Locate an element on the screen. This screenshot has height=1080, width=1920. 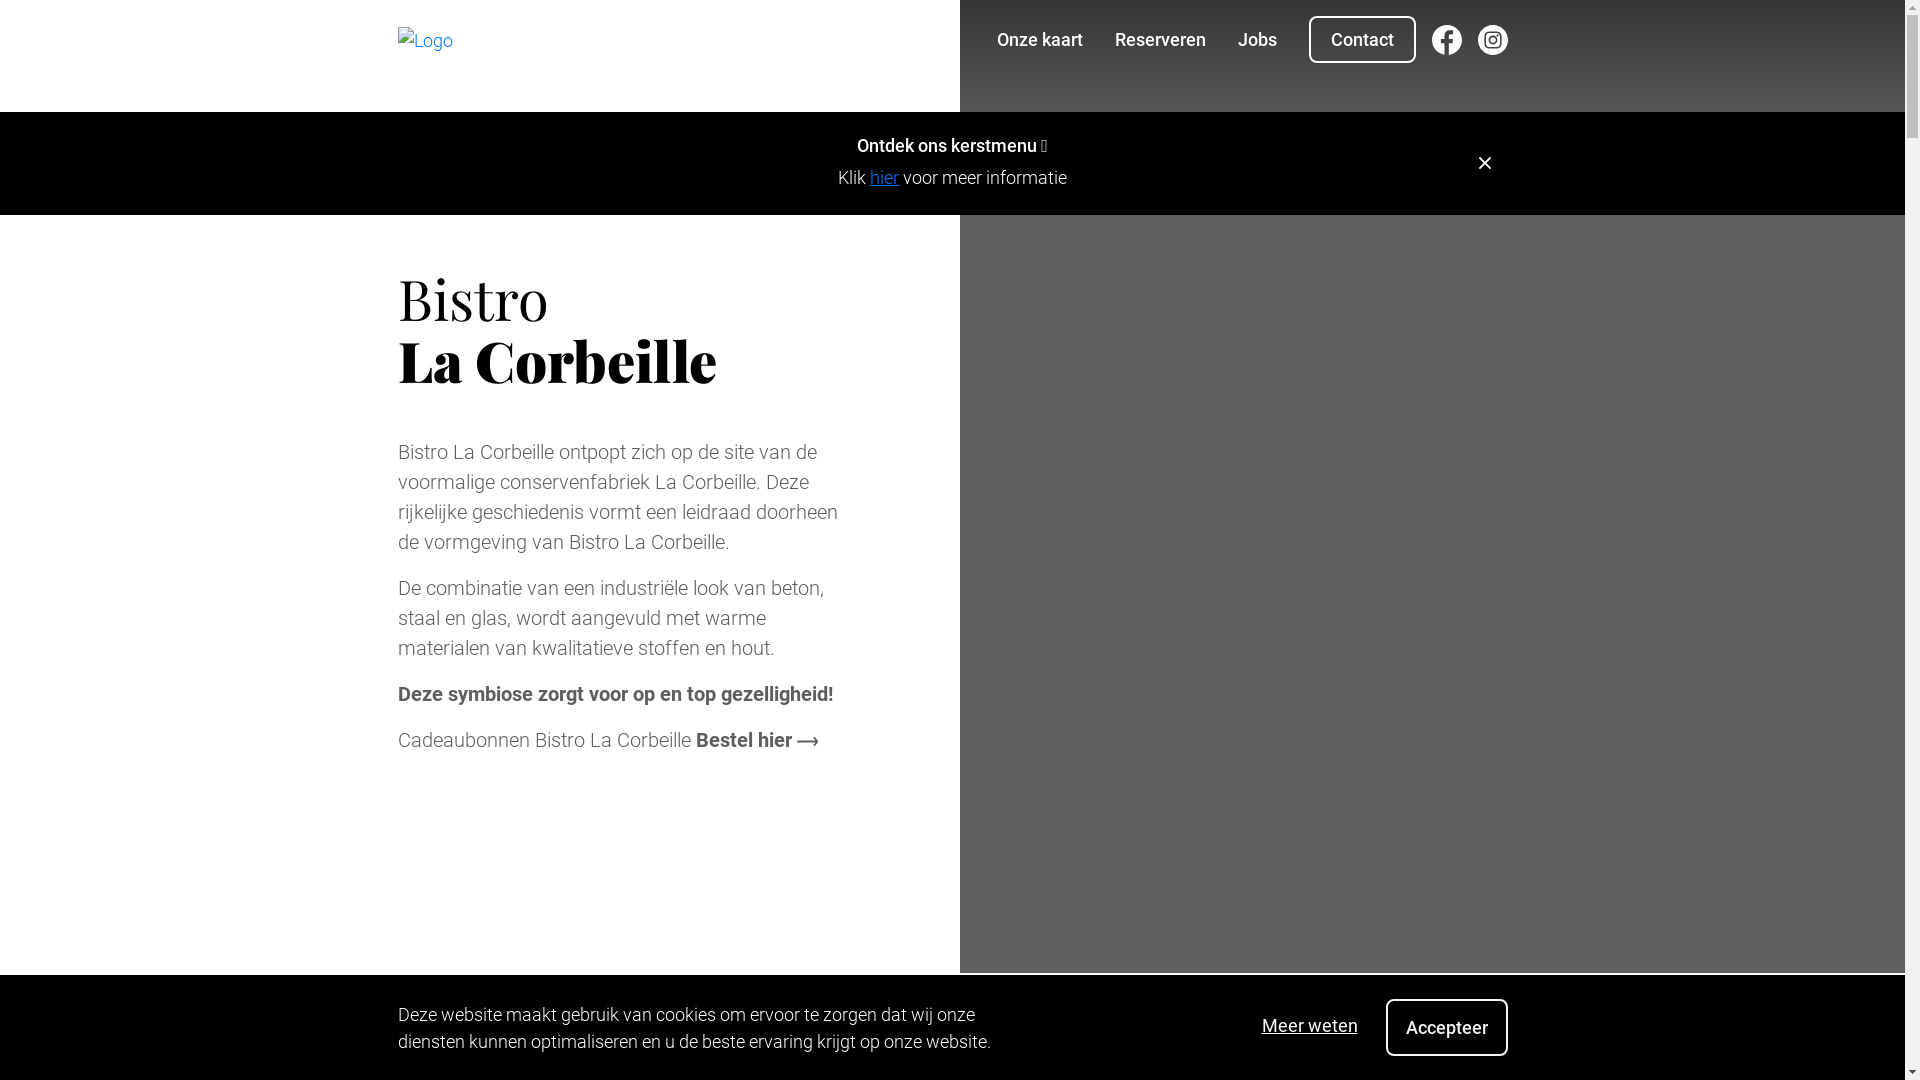
'Meer weten' is located at coordinates (1310, 1025).